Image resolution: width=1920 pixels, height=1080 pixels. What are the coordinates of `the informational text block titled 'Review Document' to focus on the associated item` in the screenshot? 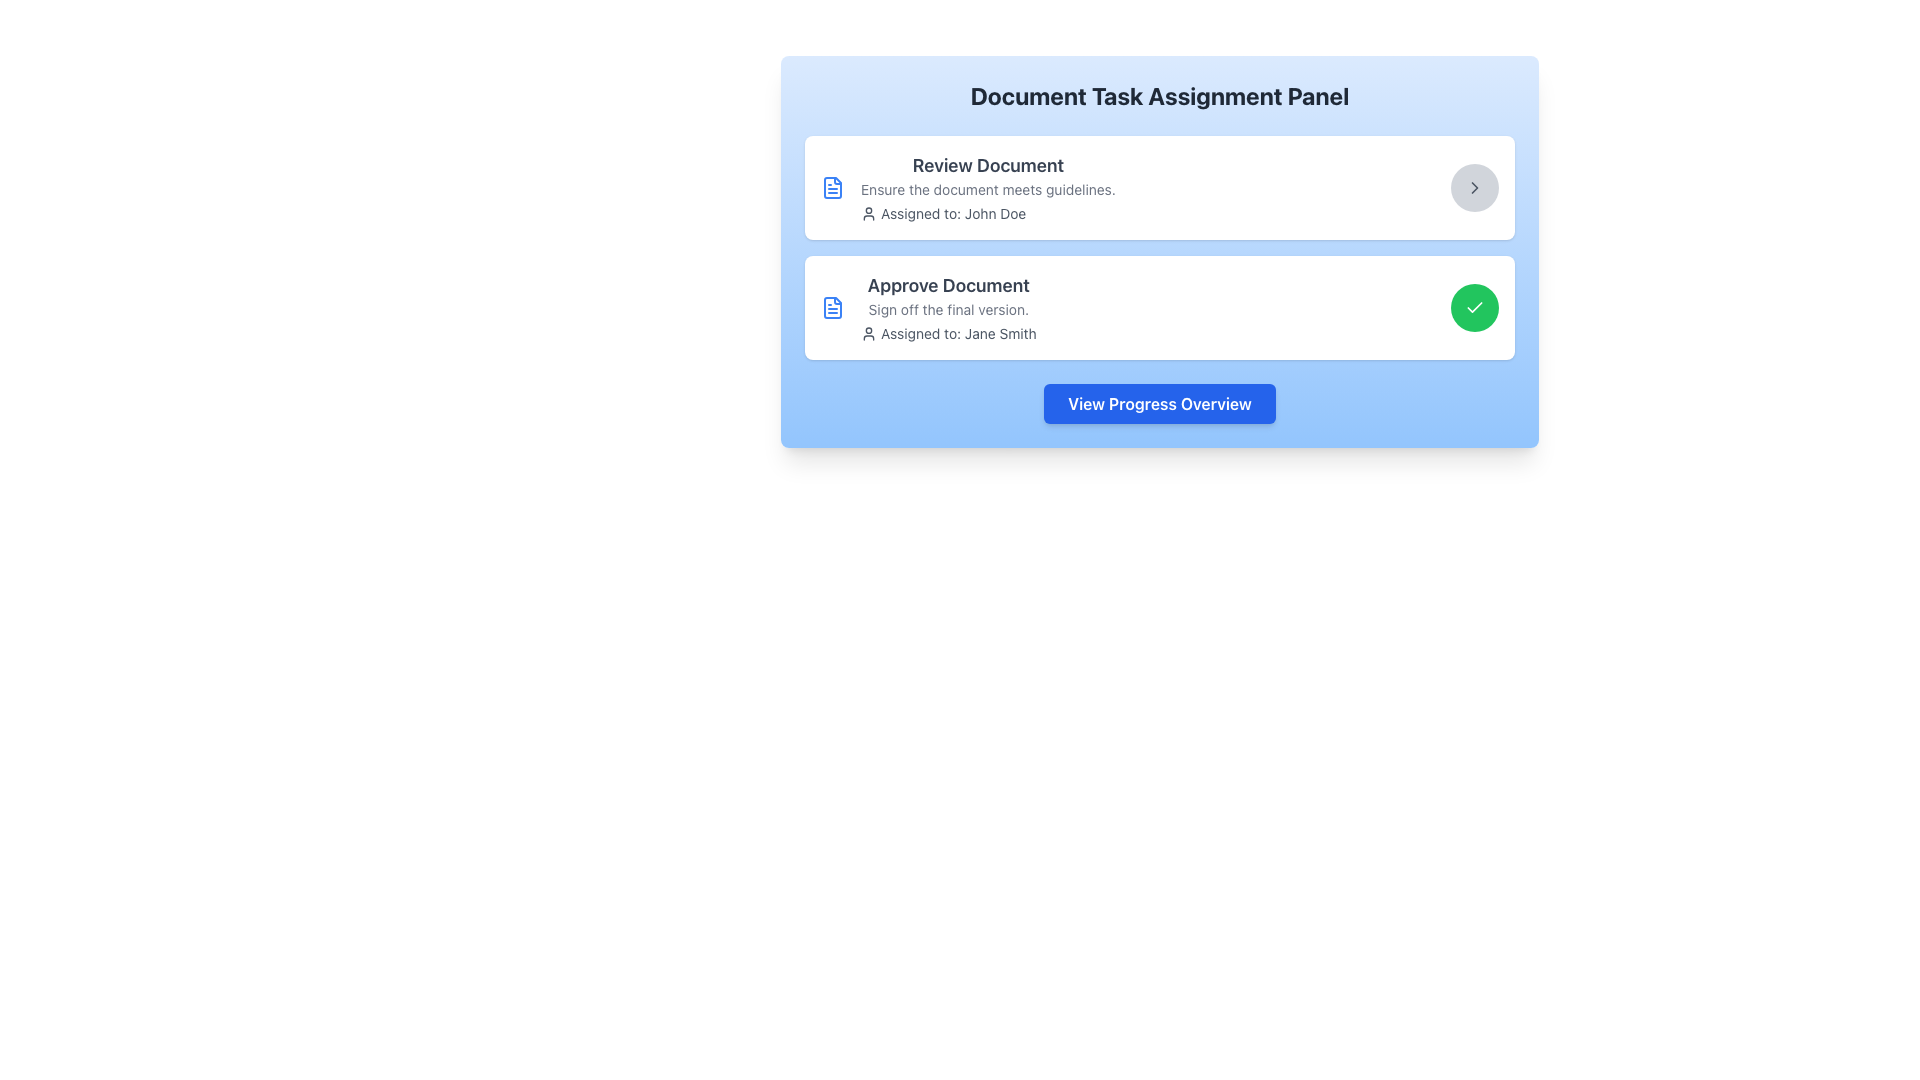 It's located at (988, 188).